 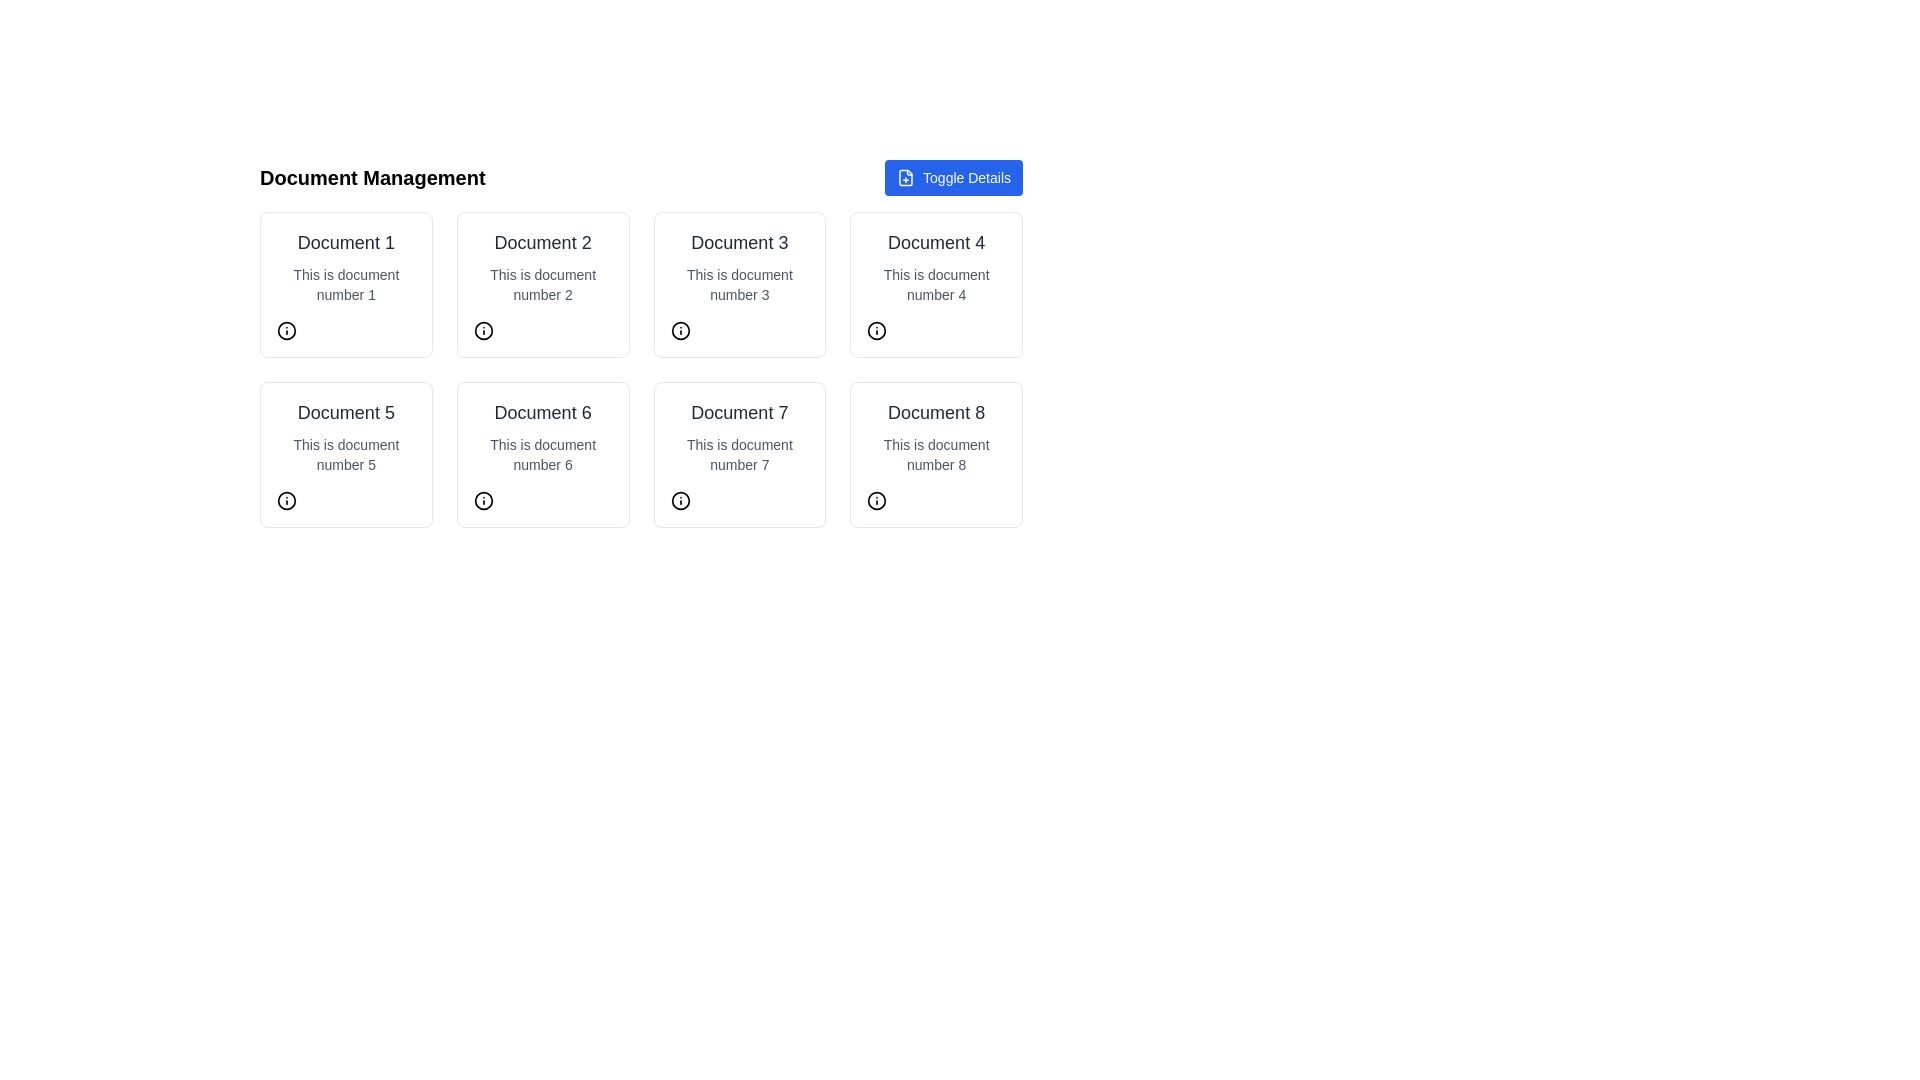 I want to click on the first card, so click(x=346, y=285).